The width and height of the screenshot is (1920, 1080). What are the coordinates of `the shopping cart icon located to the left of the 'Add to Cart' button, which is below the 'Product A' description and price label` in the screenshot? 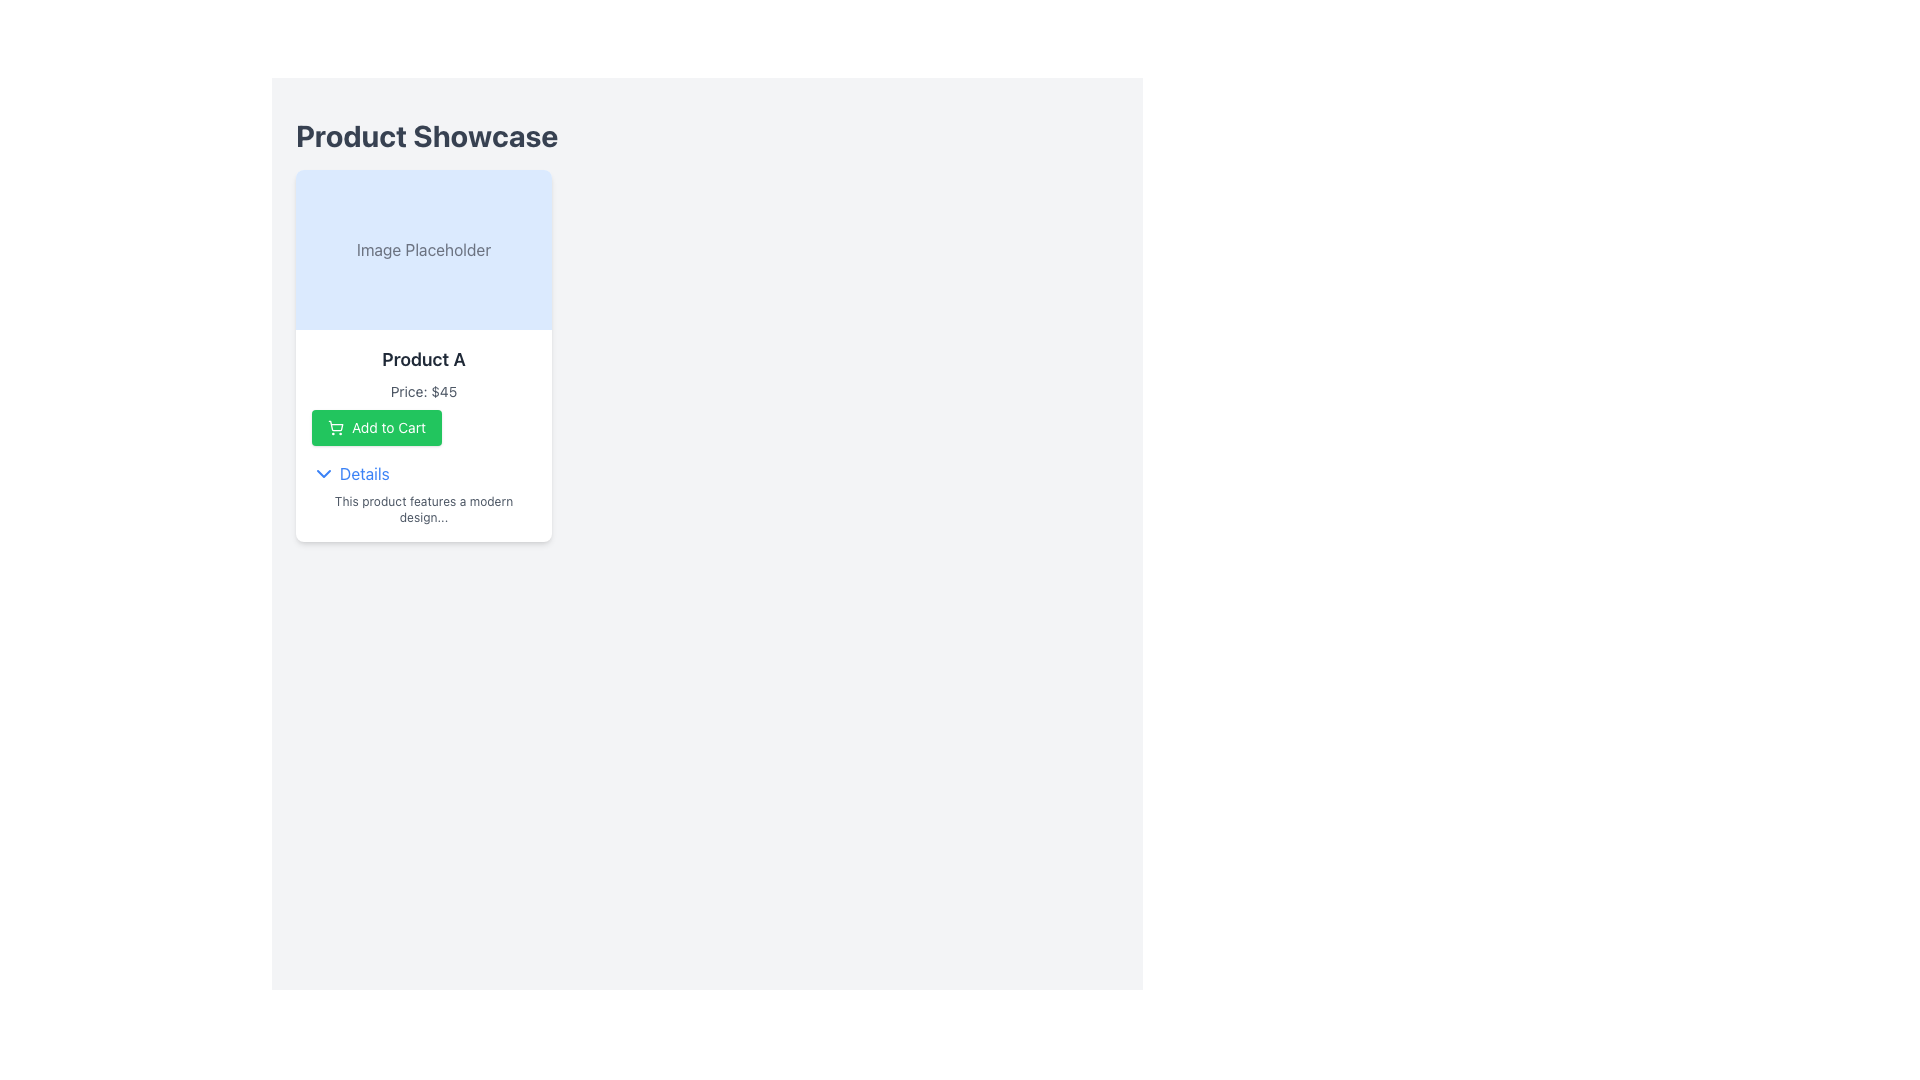 It's located at (336, 427).